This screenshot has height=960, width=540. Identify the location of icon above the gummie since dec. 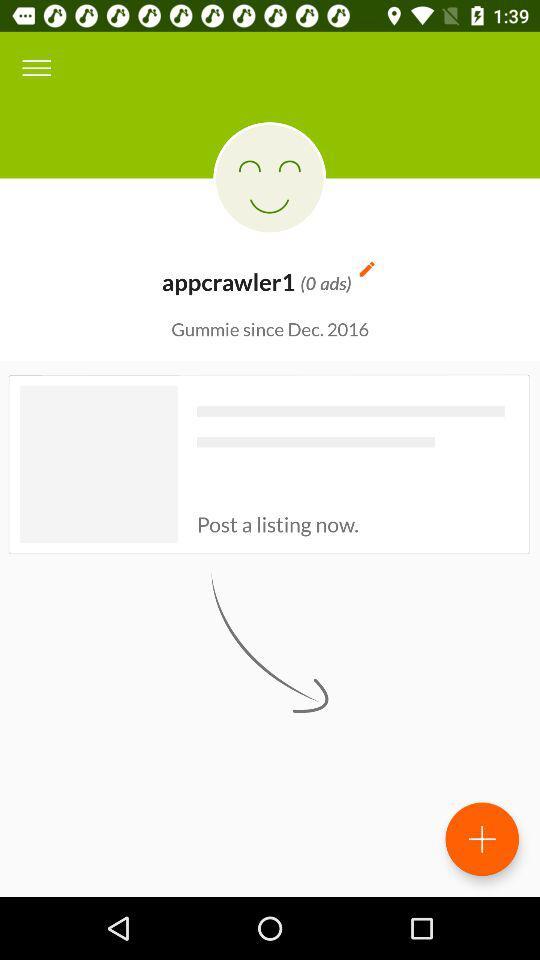
(366, 268).